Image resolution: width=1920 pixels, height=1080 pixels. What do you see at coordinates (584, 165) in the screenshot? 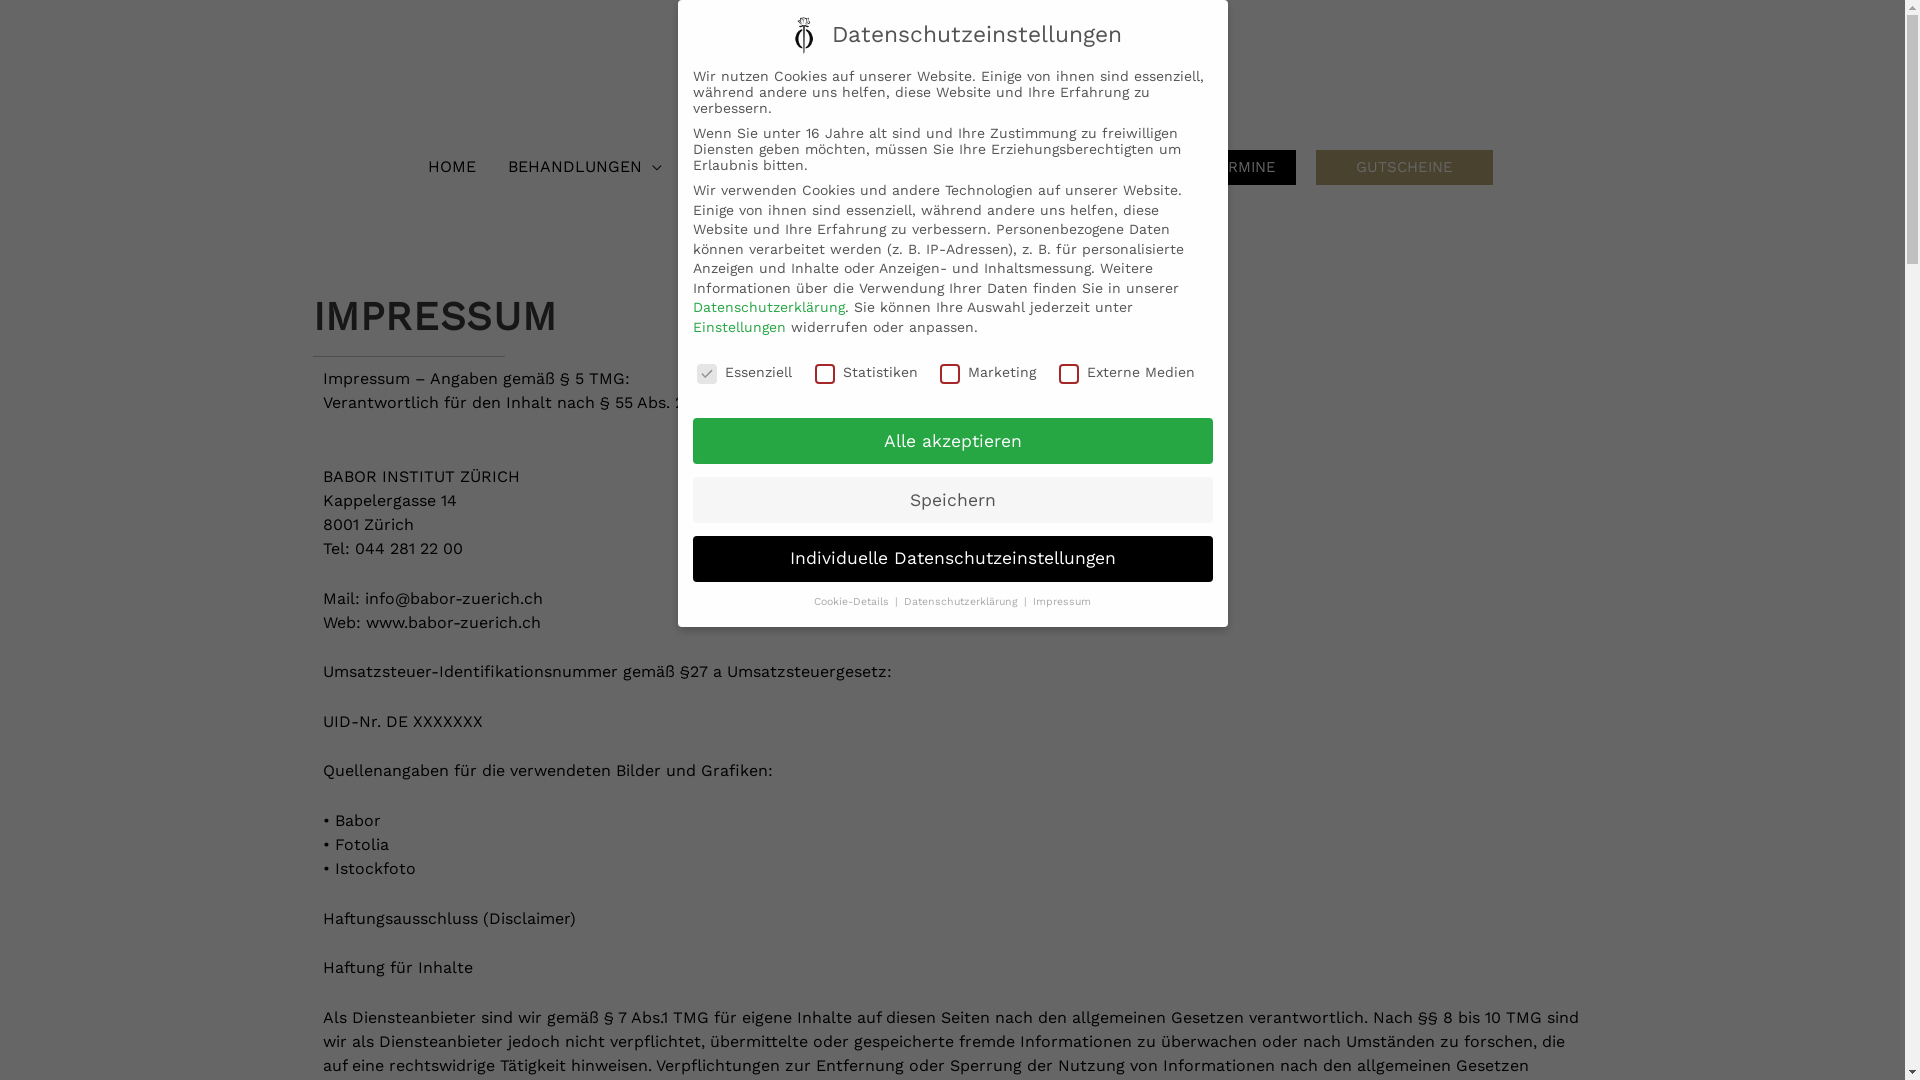
I see `'BEHANDLUNGEN'` at bounding box center [584, 165].